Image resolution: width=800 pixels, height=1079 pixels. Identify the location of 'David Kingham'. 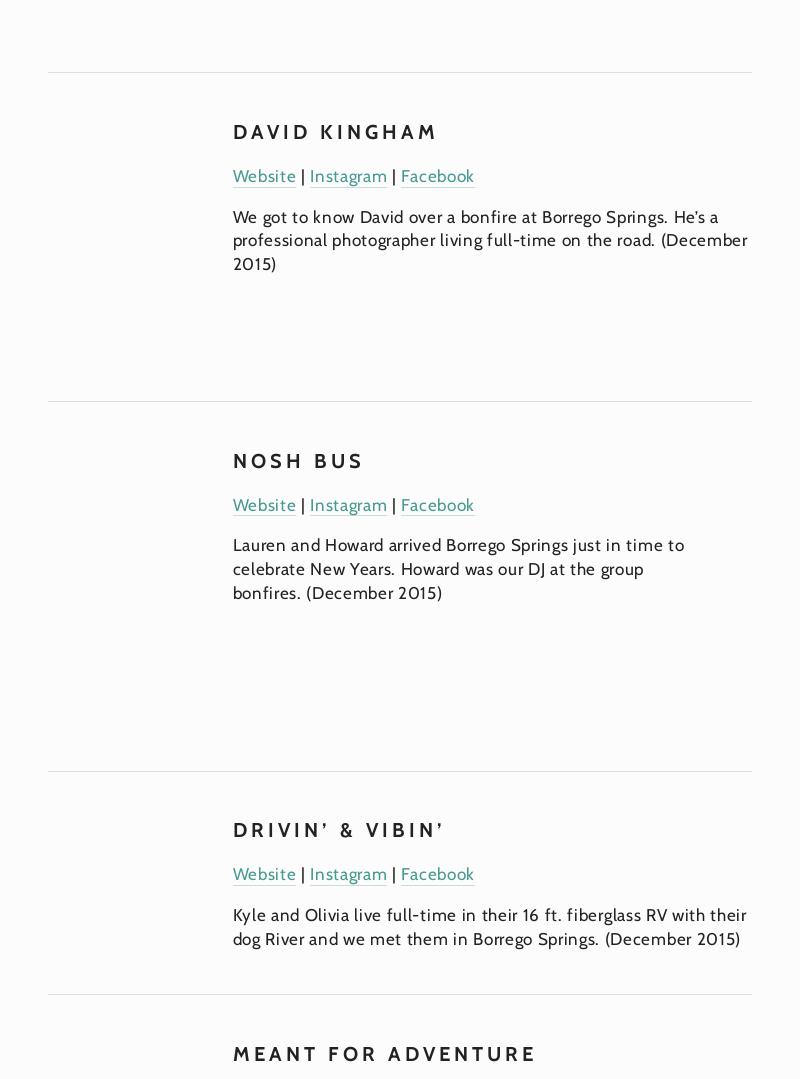
(334, 129).